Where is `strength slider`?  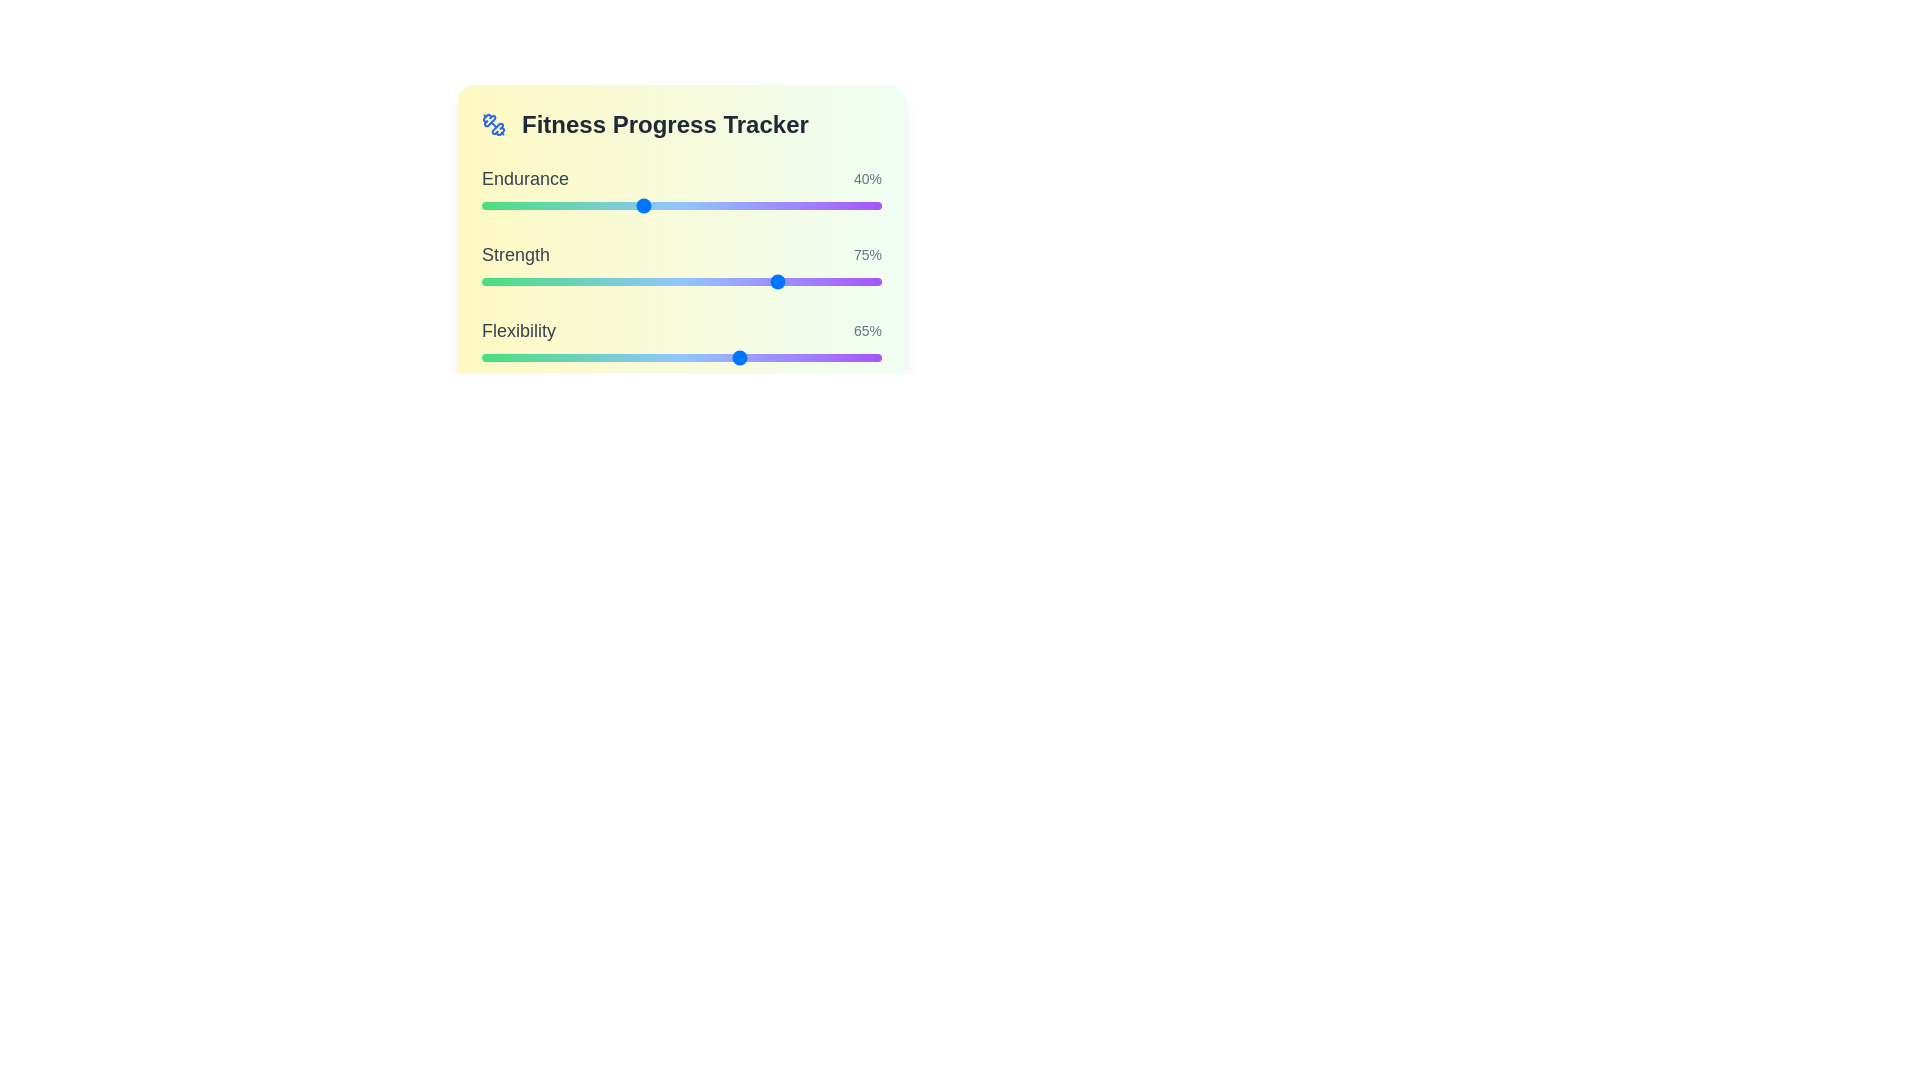
strength slider is located at coordinates (589, 281).